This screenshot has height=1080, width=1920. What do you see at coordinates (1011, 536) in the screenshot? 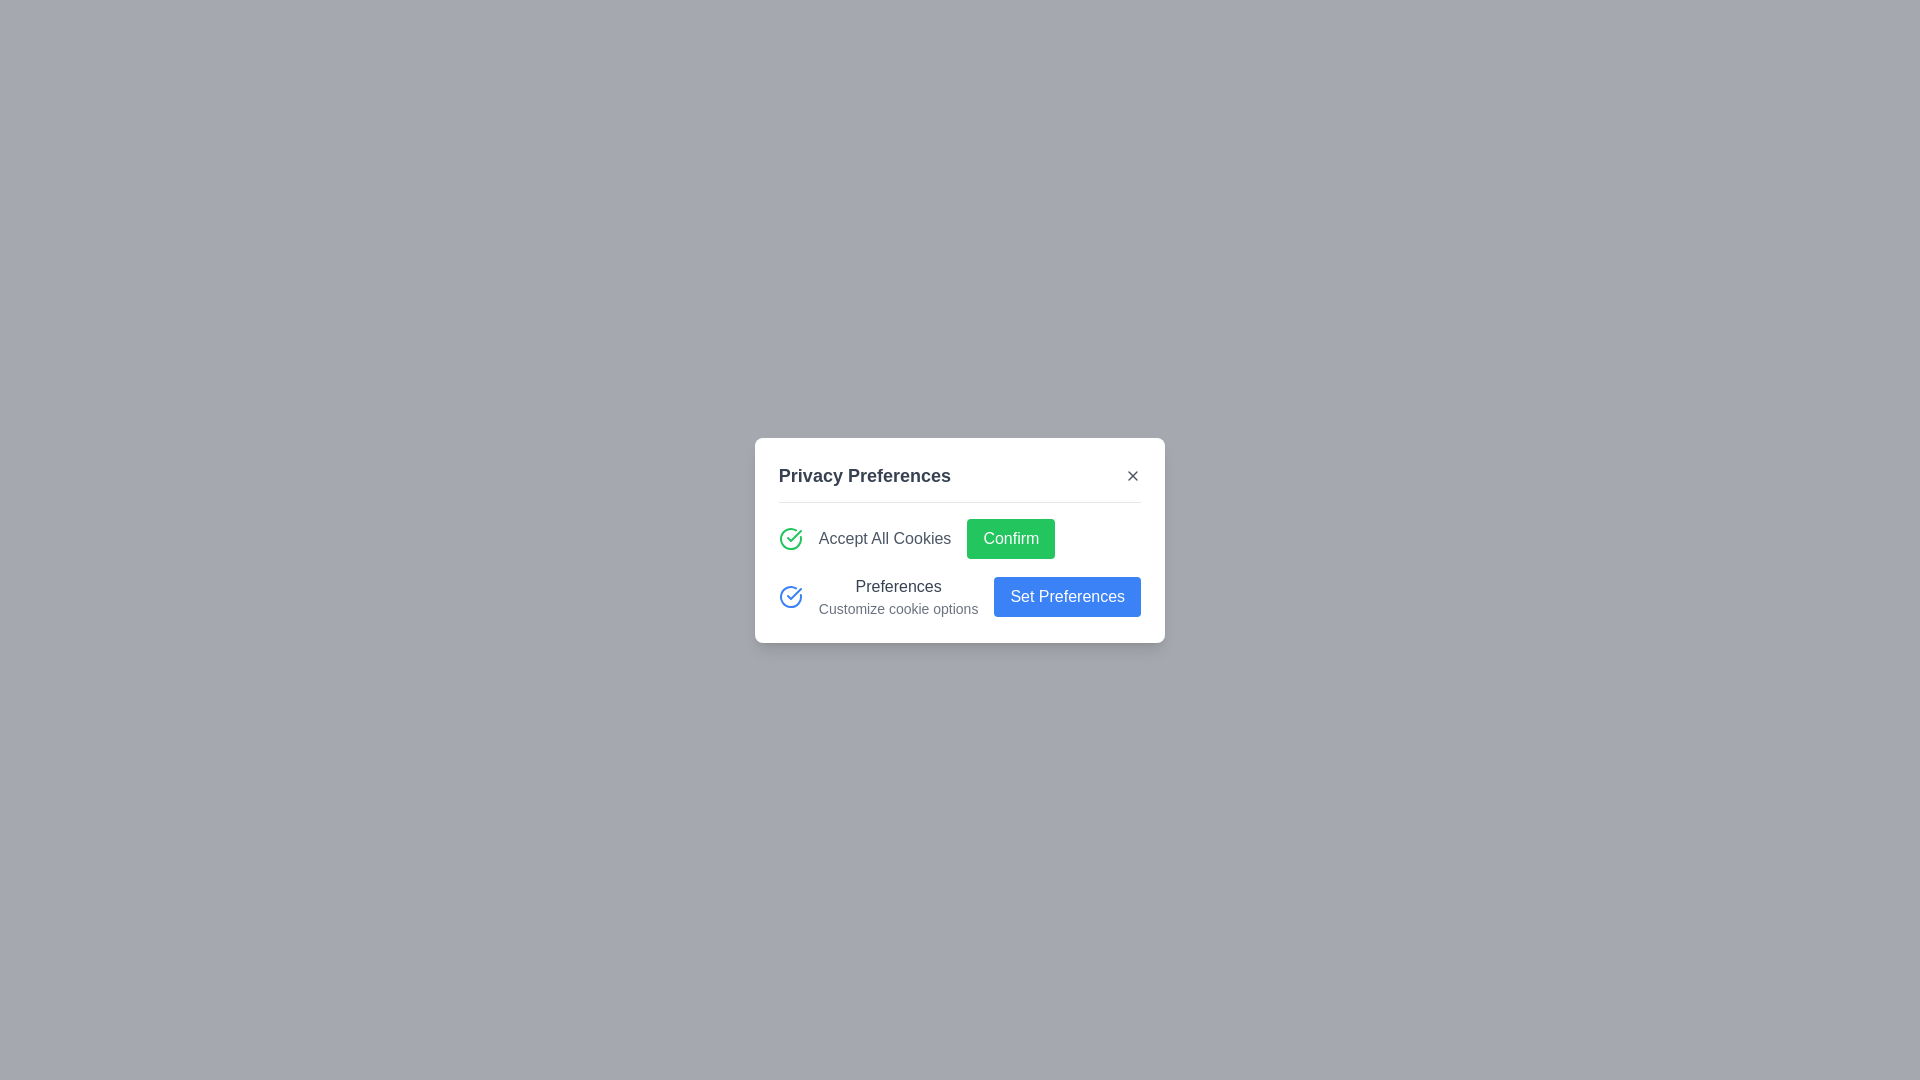
I see `the green 'Confirm' button to accept all cookies` at bounding box center [1011, 536].